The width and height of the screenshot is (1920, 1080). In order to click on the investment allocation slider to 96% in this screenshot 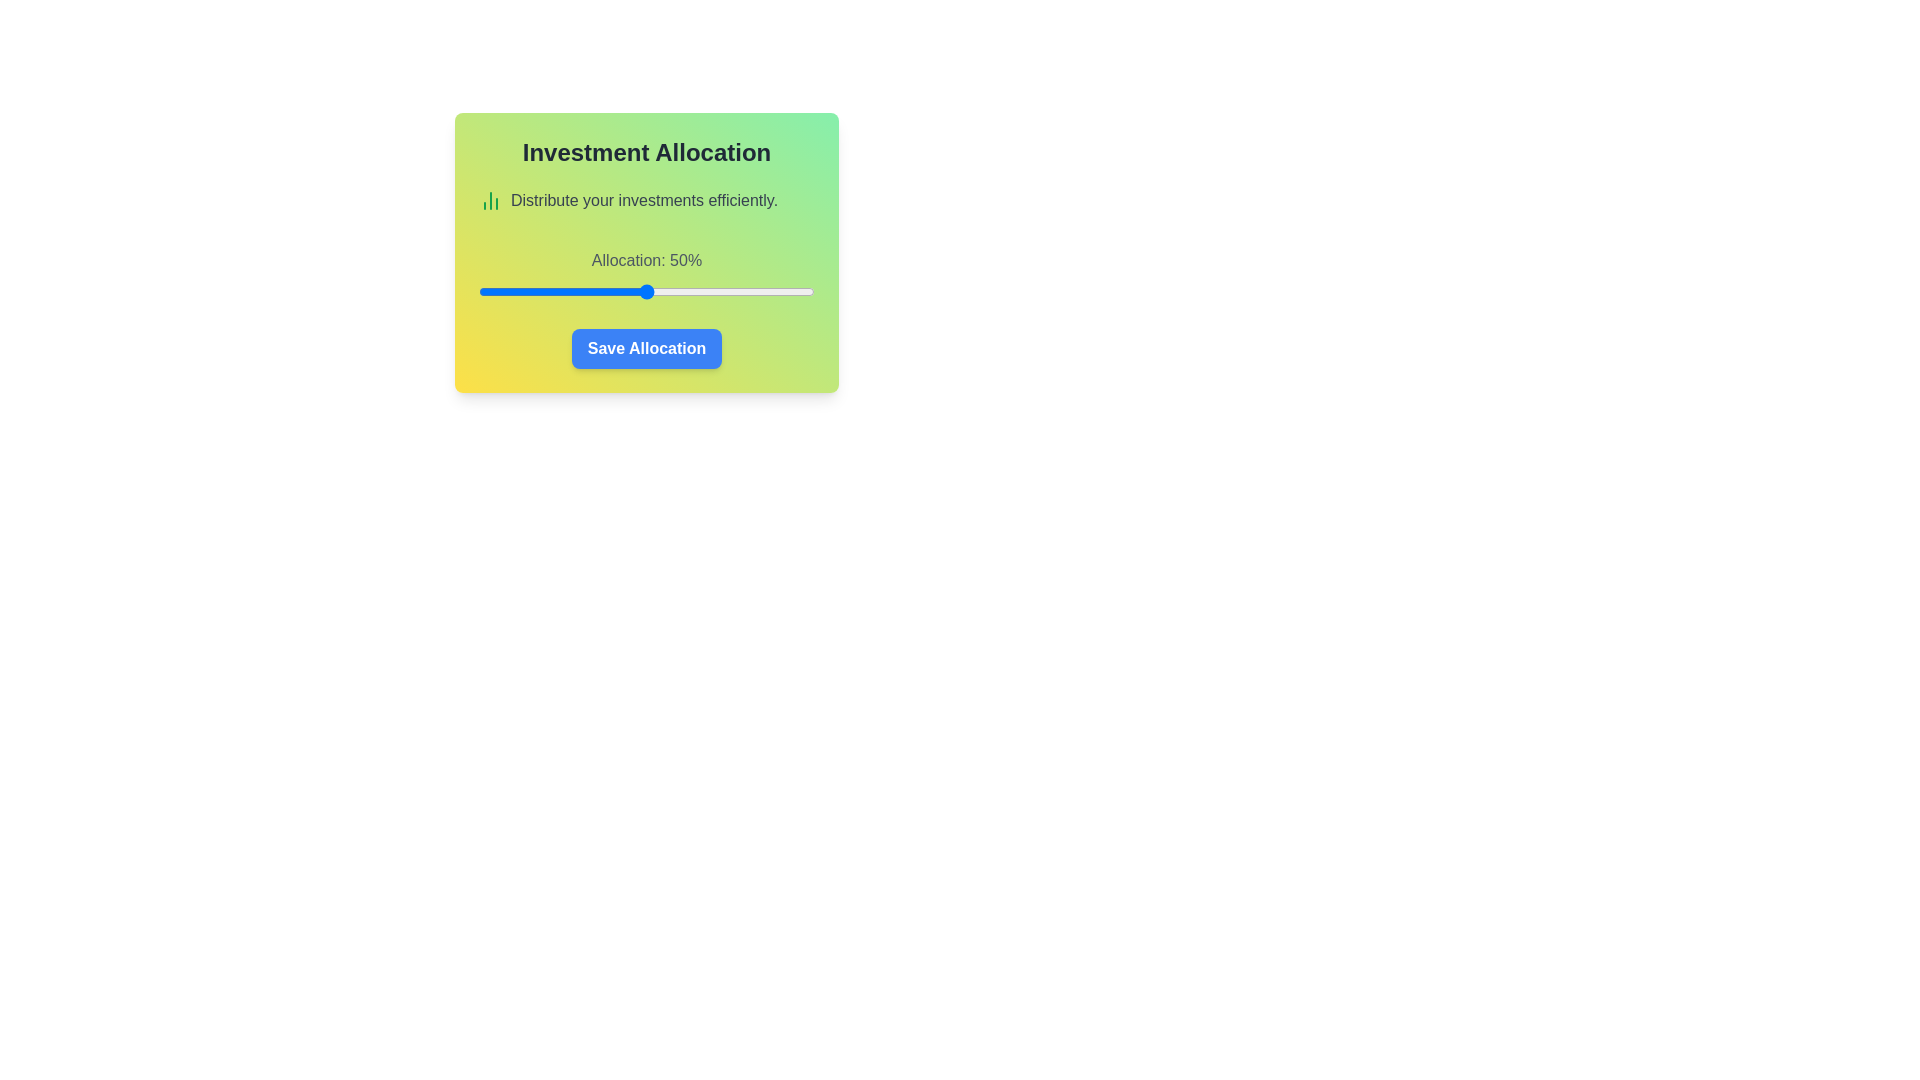, I will do `click(801, 292)`.